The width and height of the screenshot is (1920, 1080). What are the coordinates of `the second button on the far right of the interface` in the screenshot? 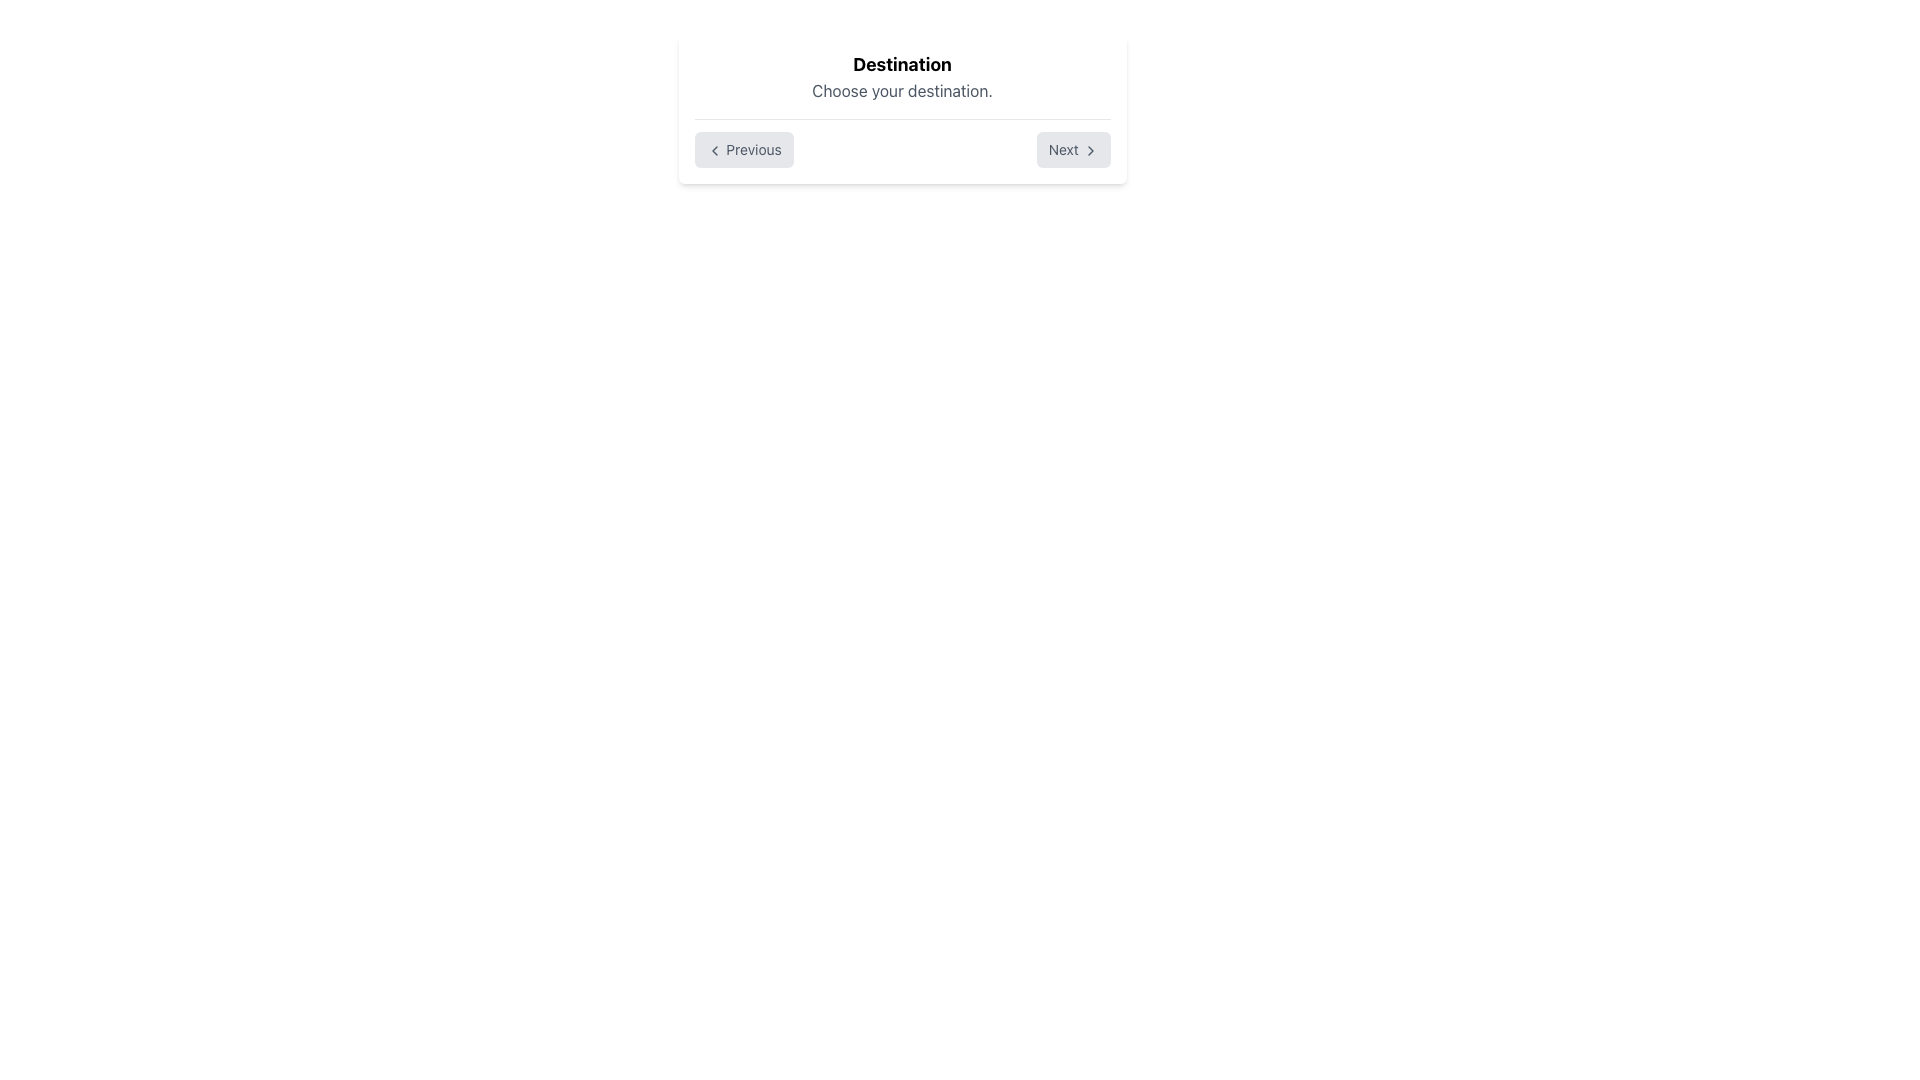 It's located at (1072, 149).